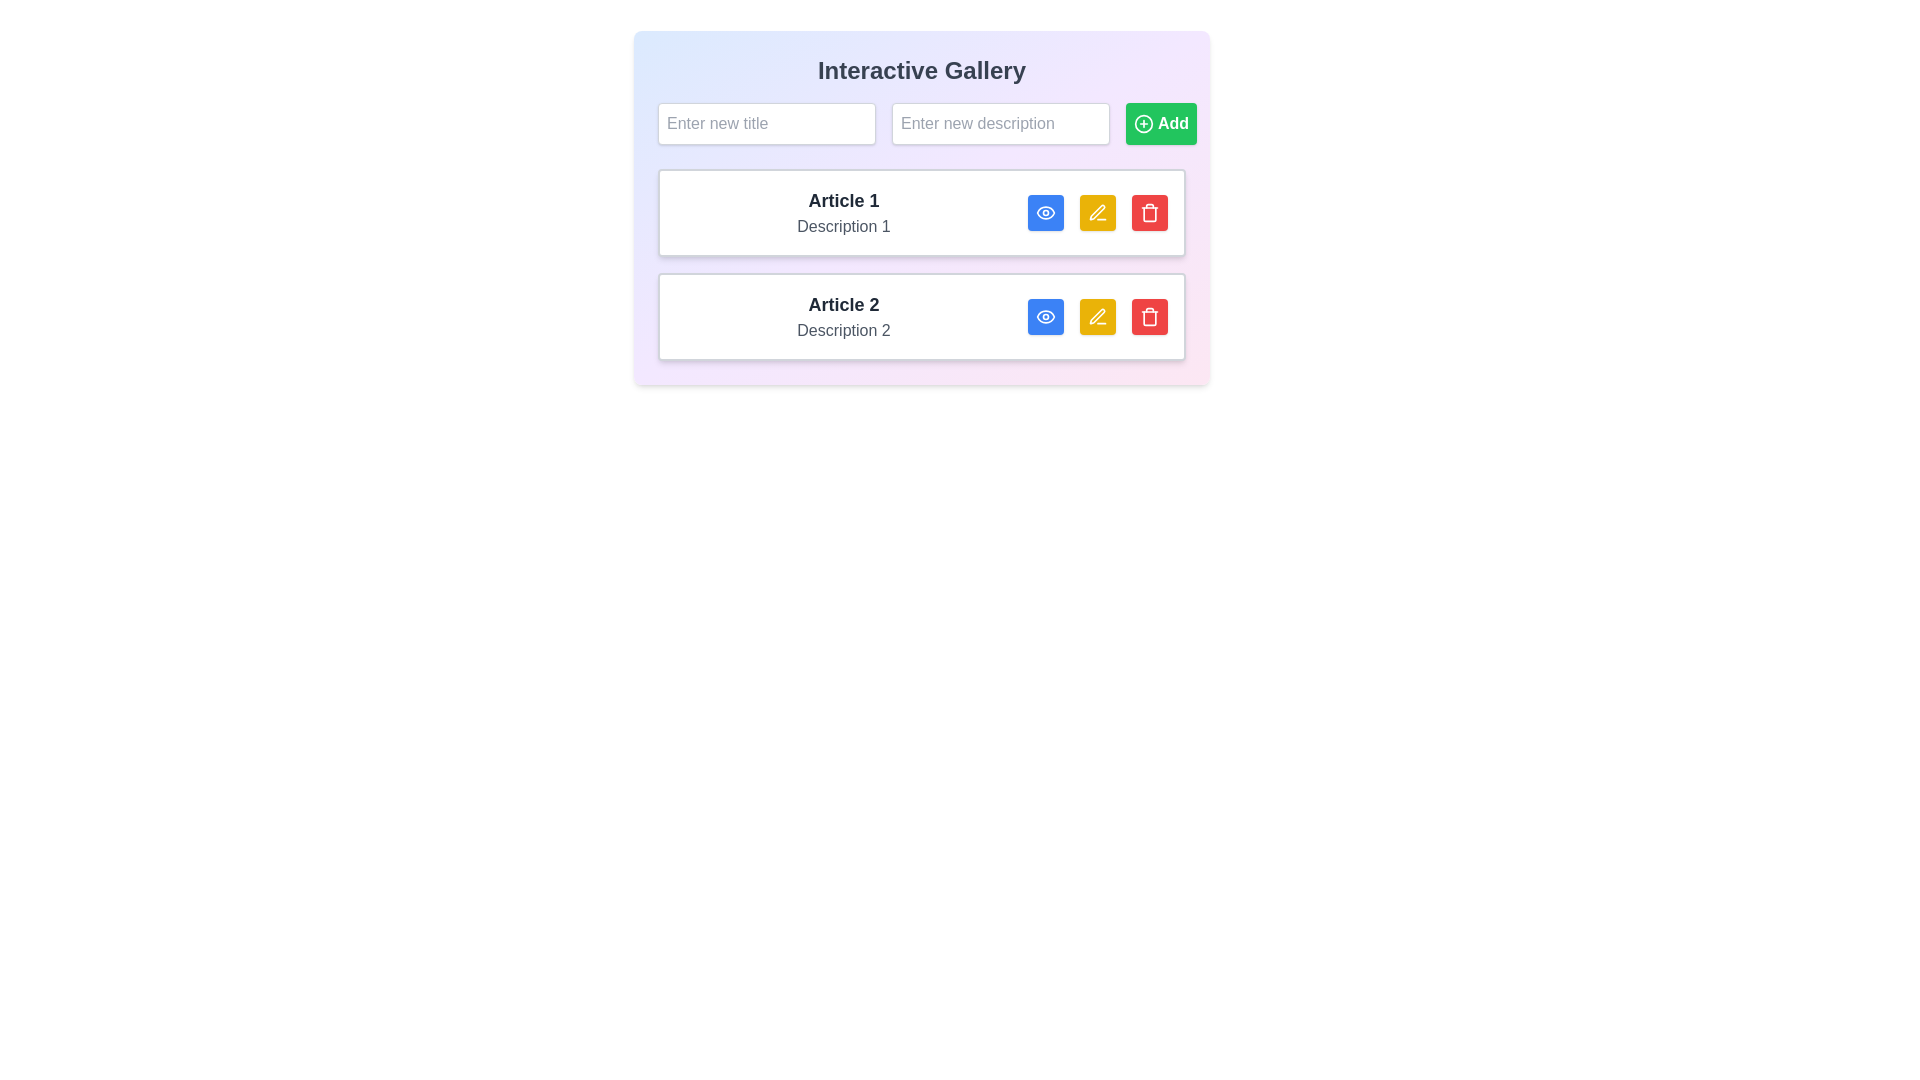 The image size is (1920, 1080). Describe the element at coordinates (1045, 315) in the screenshot. I see `the eye-shaped icon button with a blue background located in the second row of the interactive gallery to preview` at that location.